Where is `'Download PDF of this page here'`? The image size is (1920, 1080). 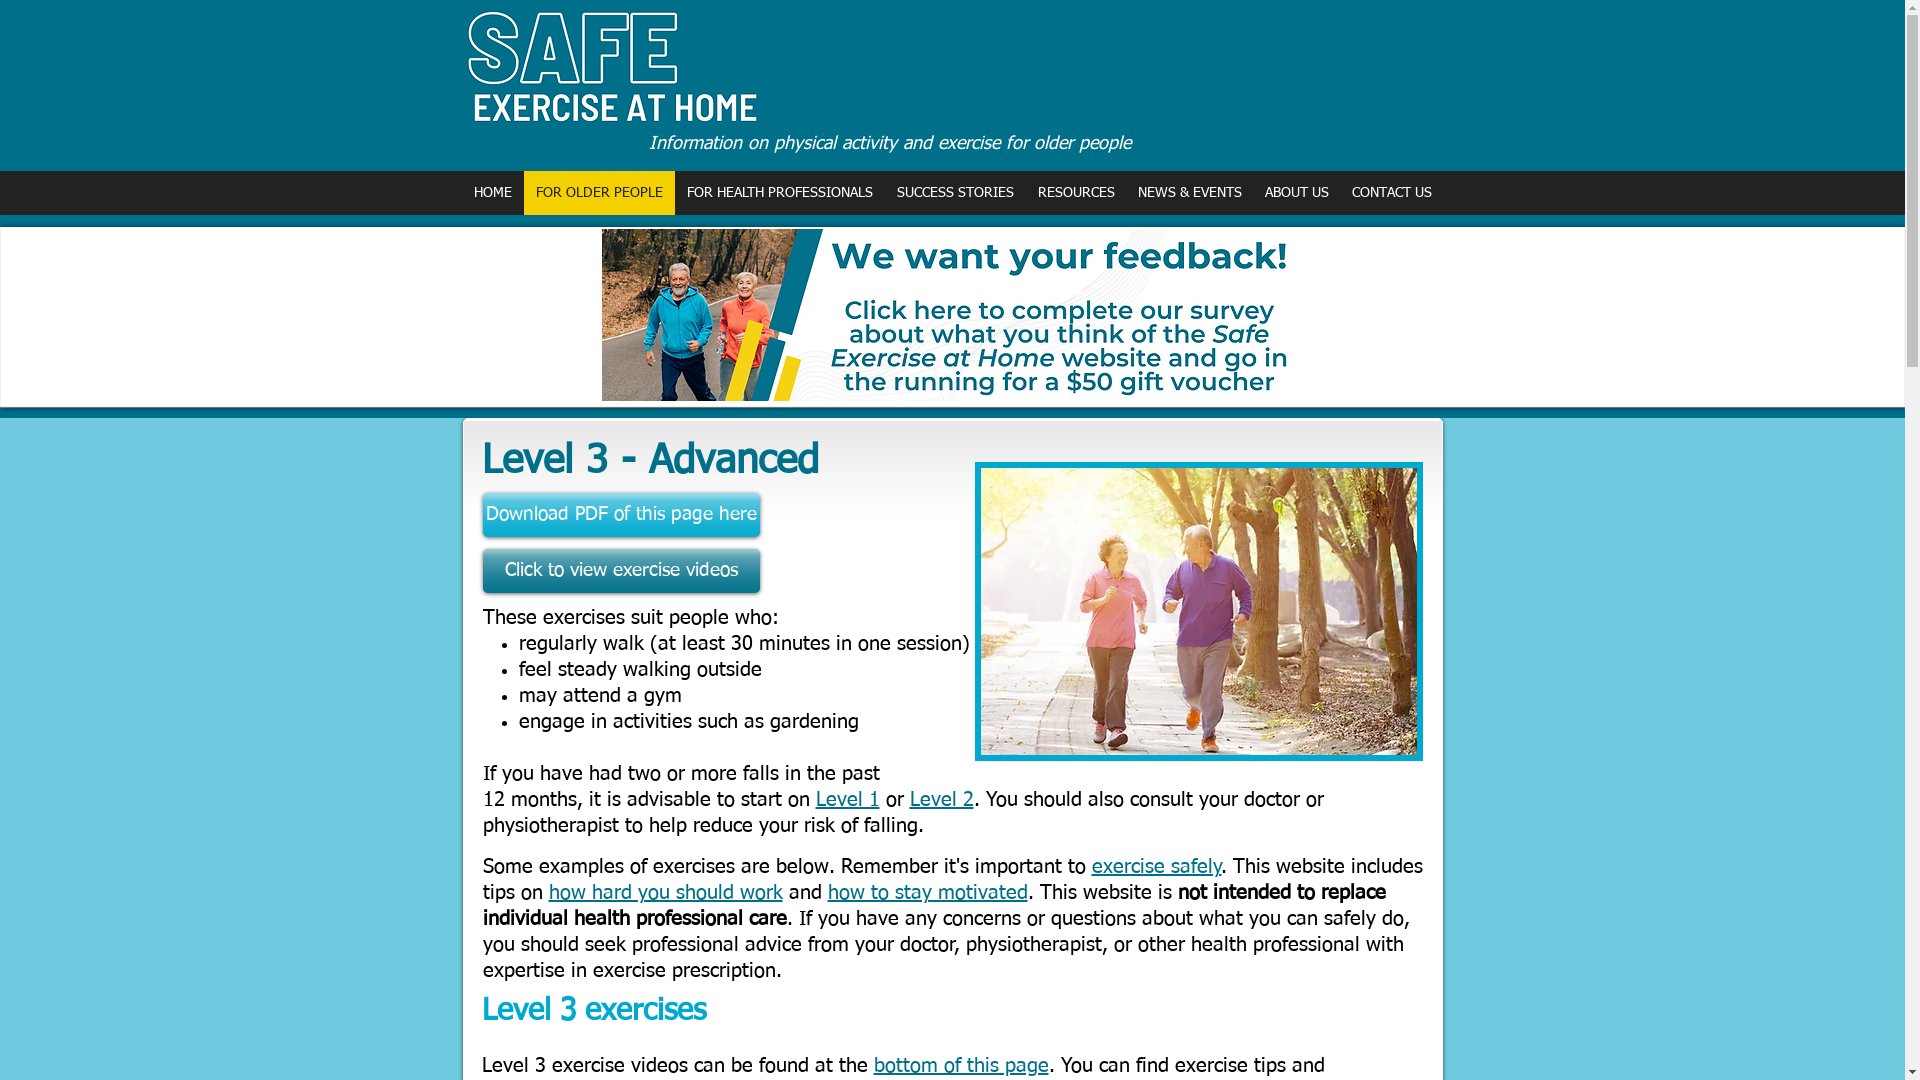 'Download PDF of this page here' is located at coordinates (481, 514).